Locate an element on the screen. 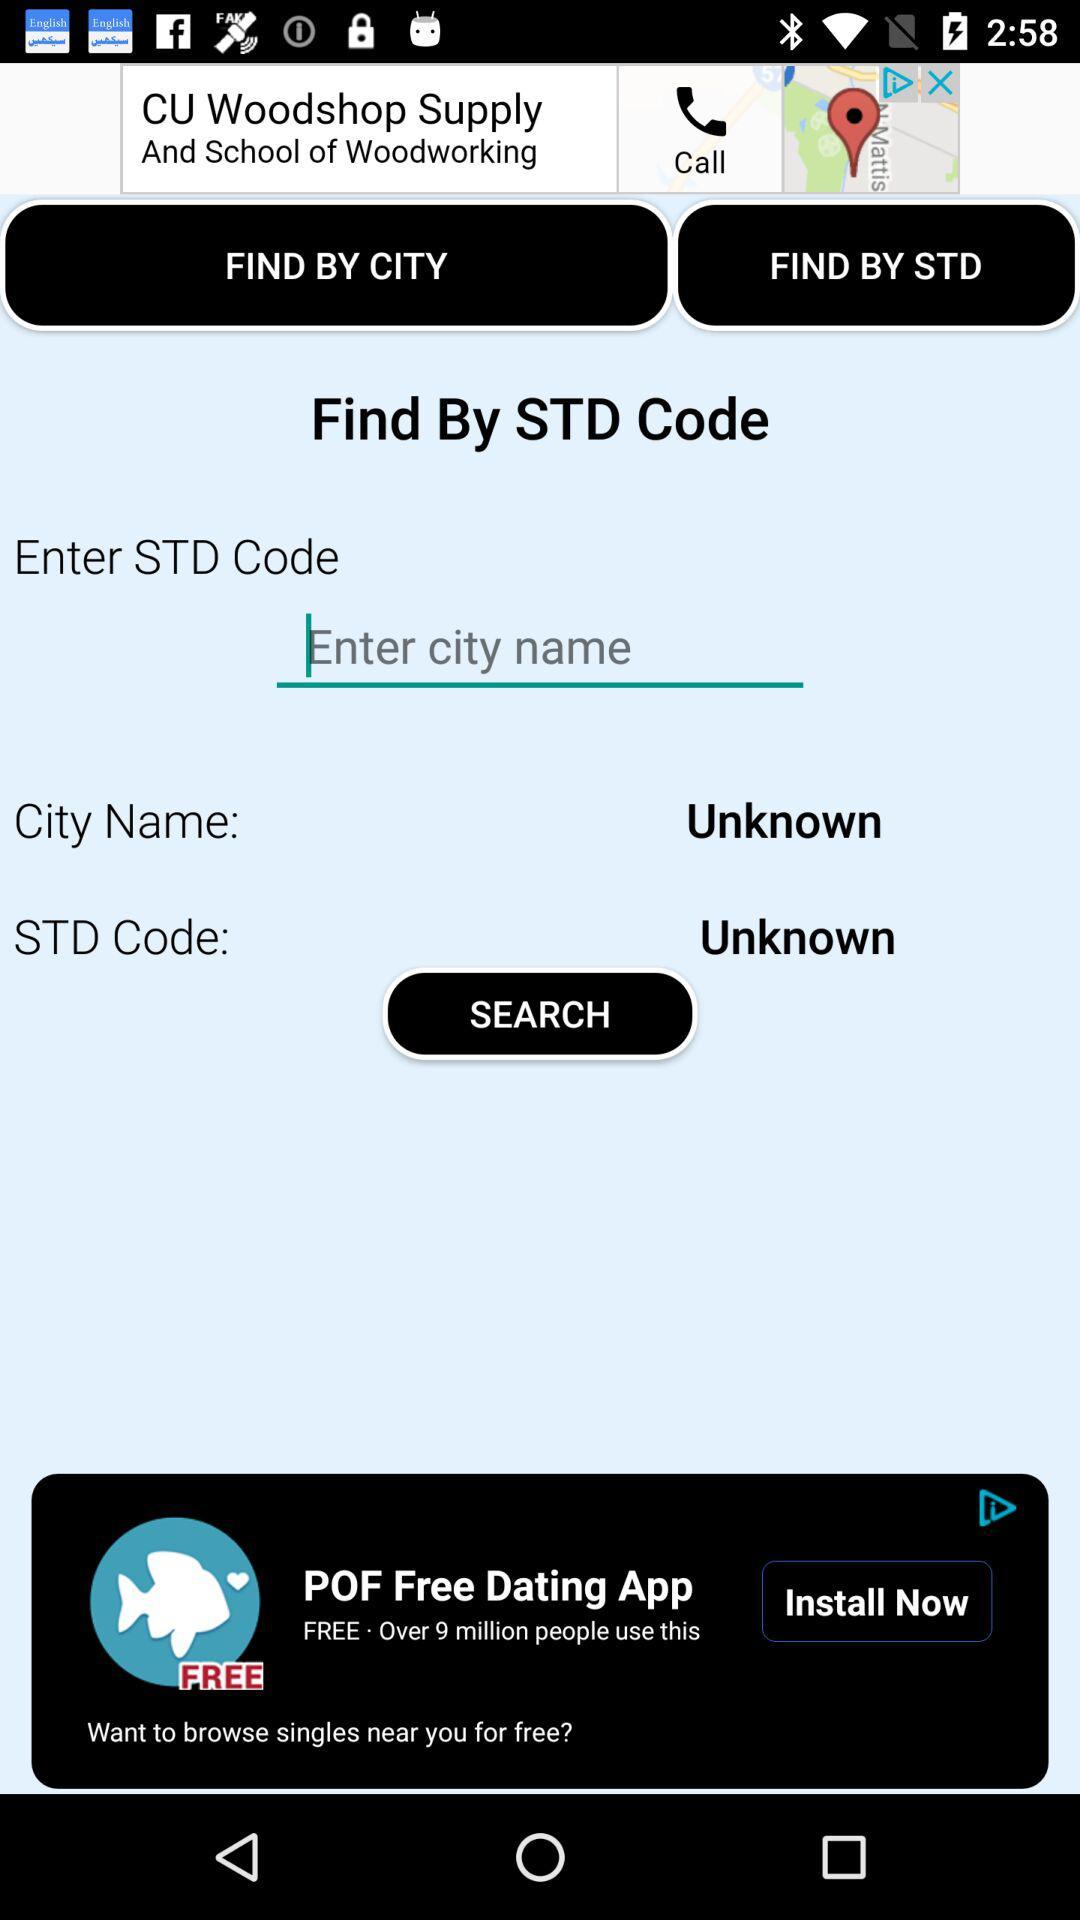 Image resolution: width=1080 pixels, height=1920 pixels. text is located at coordinates (540, 646).